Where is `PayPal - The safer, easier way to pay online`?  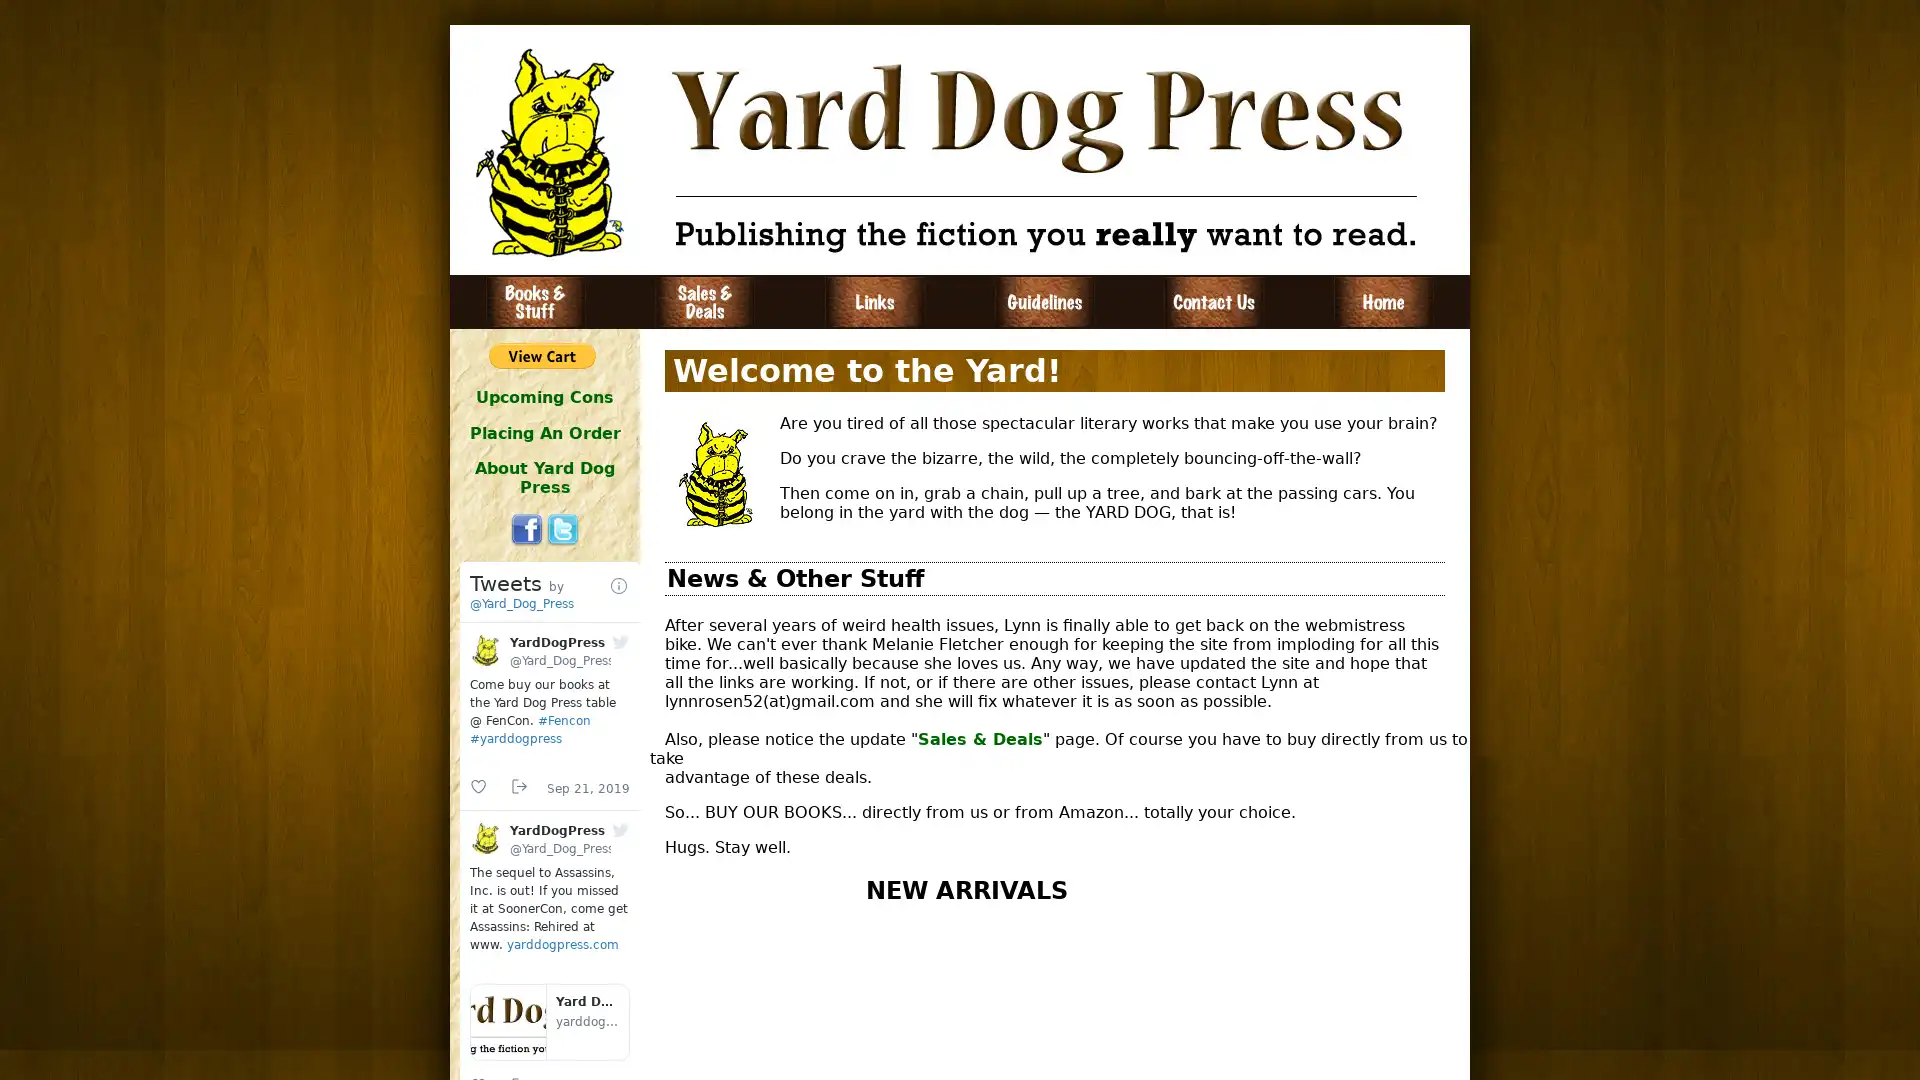 PayPal - The safer, easier way to pay online is located at coordinates (542, 354).